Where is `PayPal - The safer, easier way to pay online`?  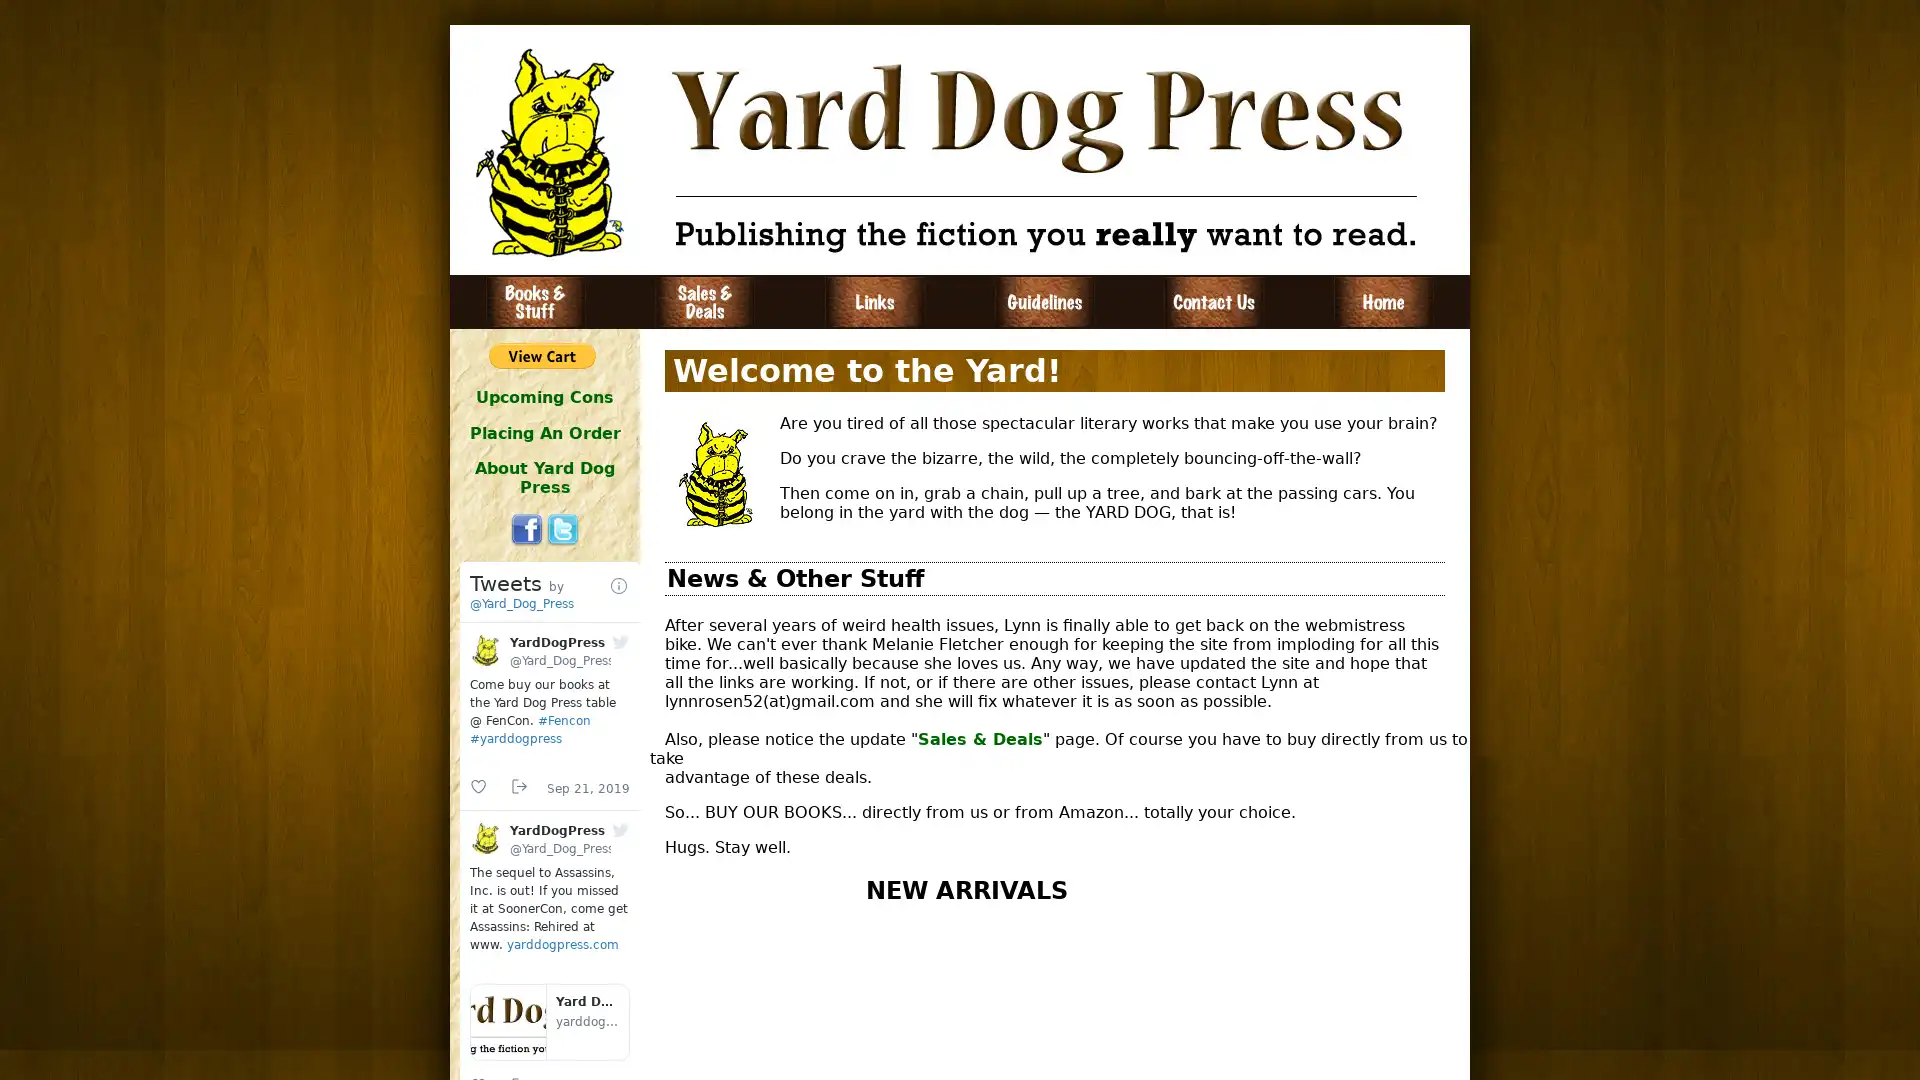 PayPal - The safer, easier way to pay online is located at coordinates (542, 354).